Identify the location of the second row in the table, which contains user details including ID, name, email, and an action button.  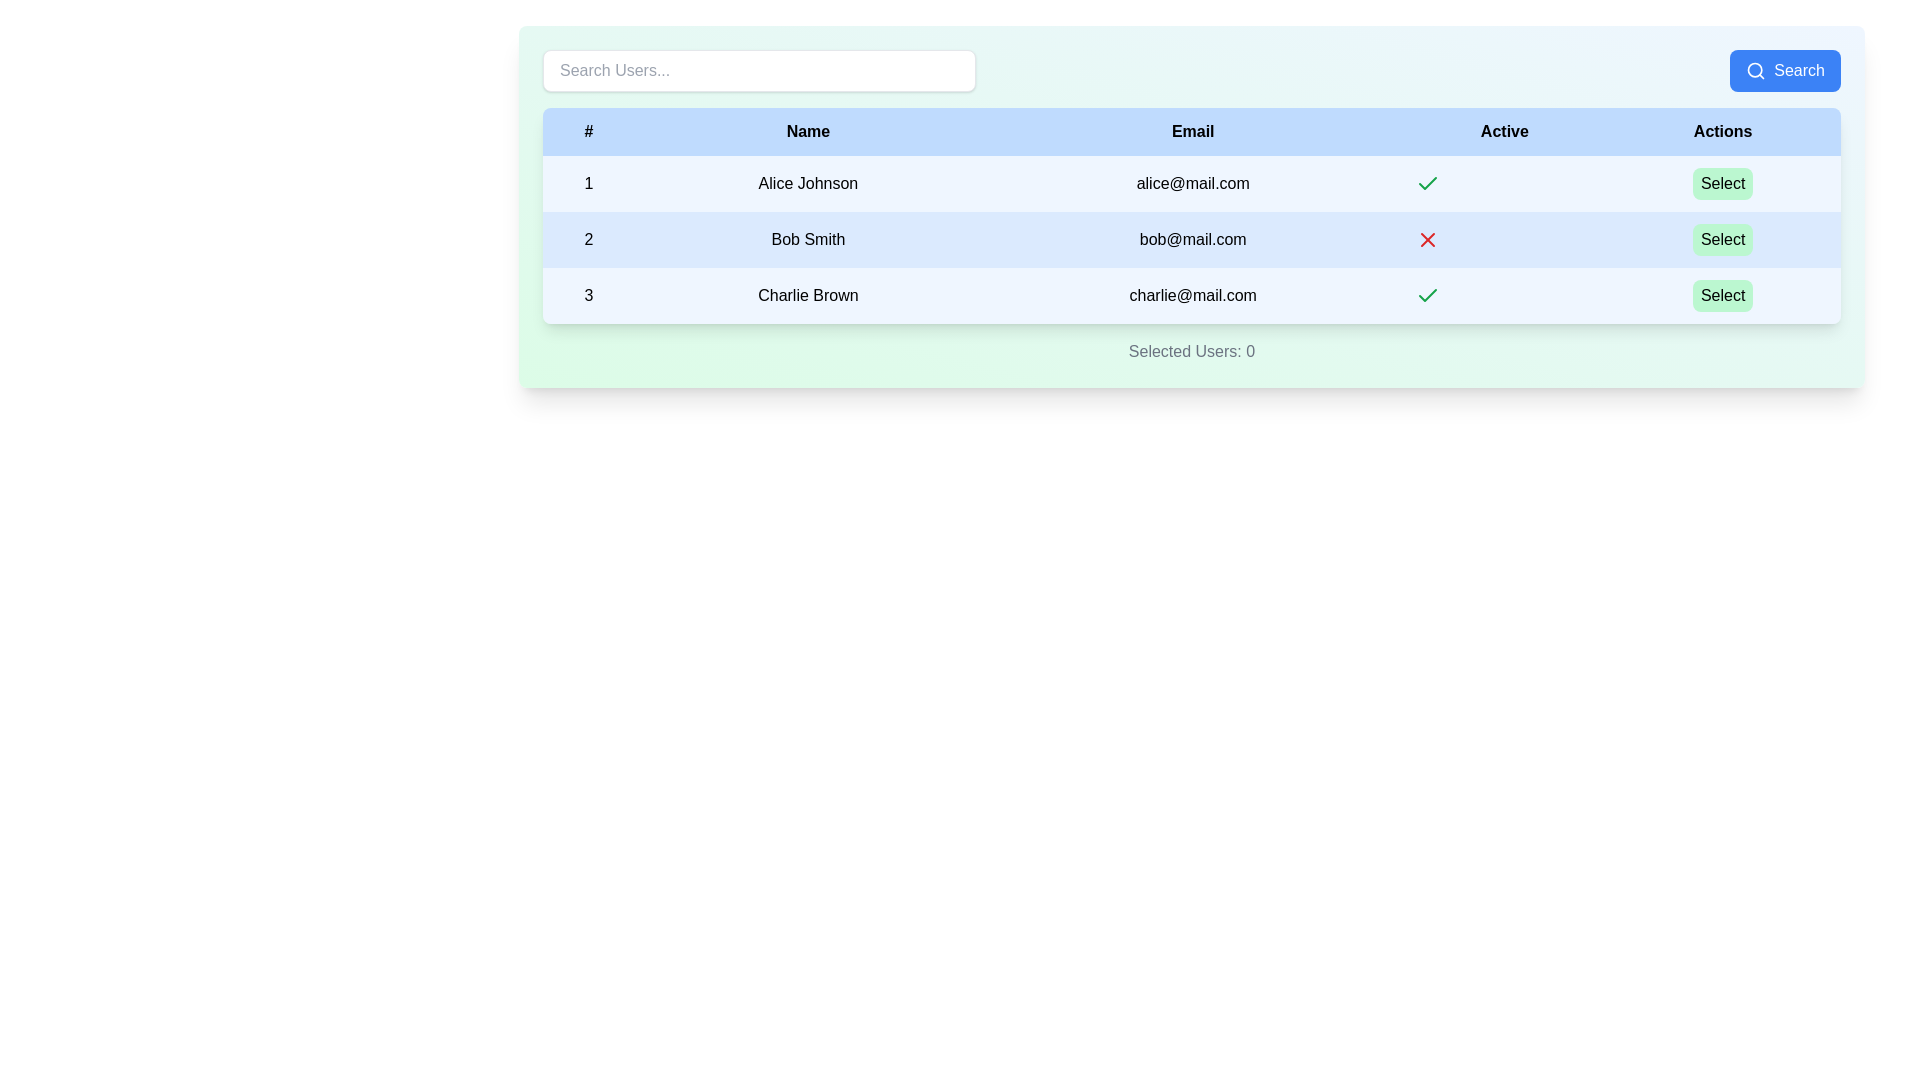
(1191, 238).